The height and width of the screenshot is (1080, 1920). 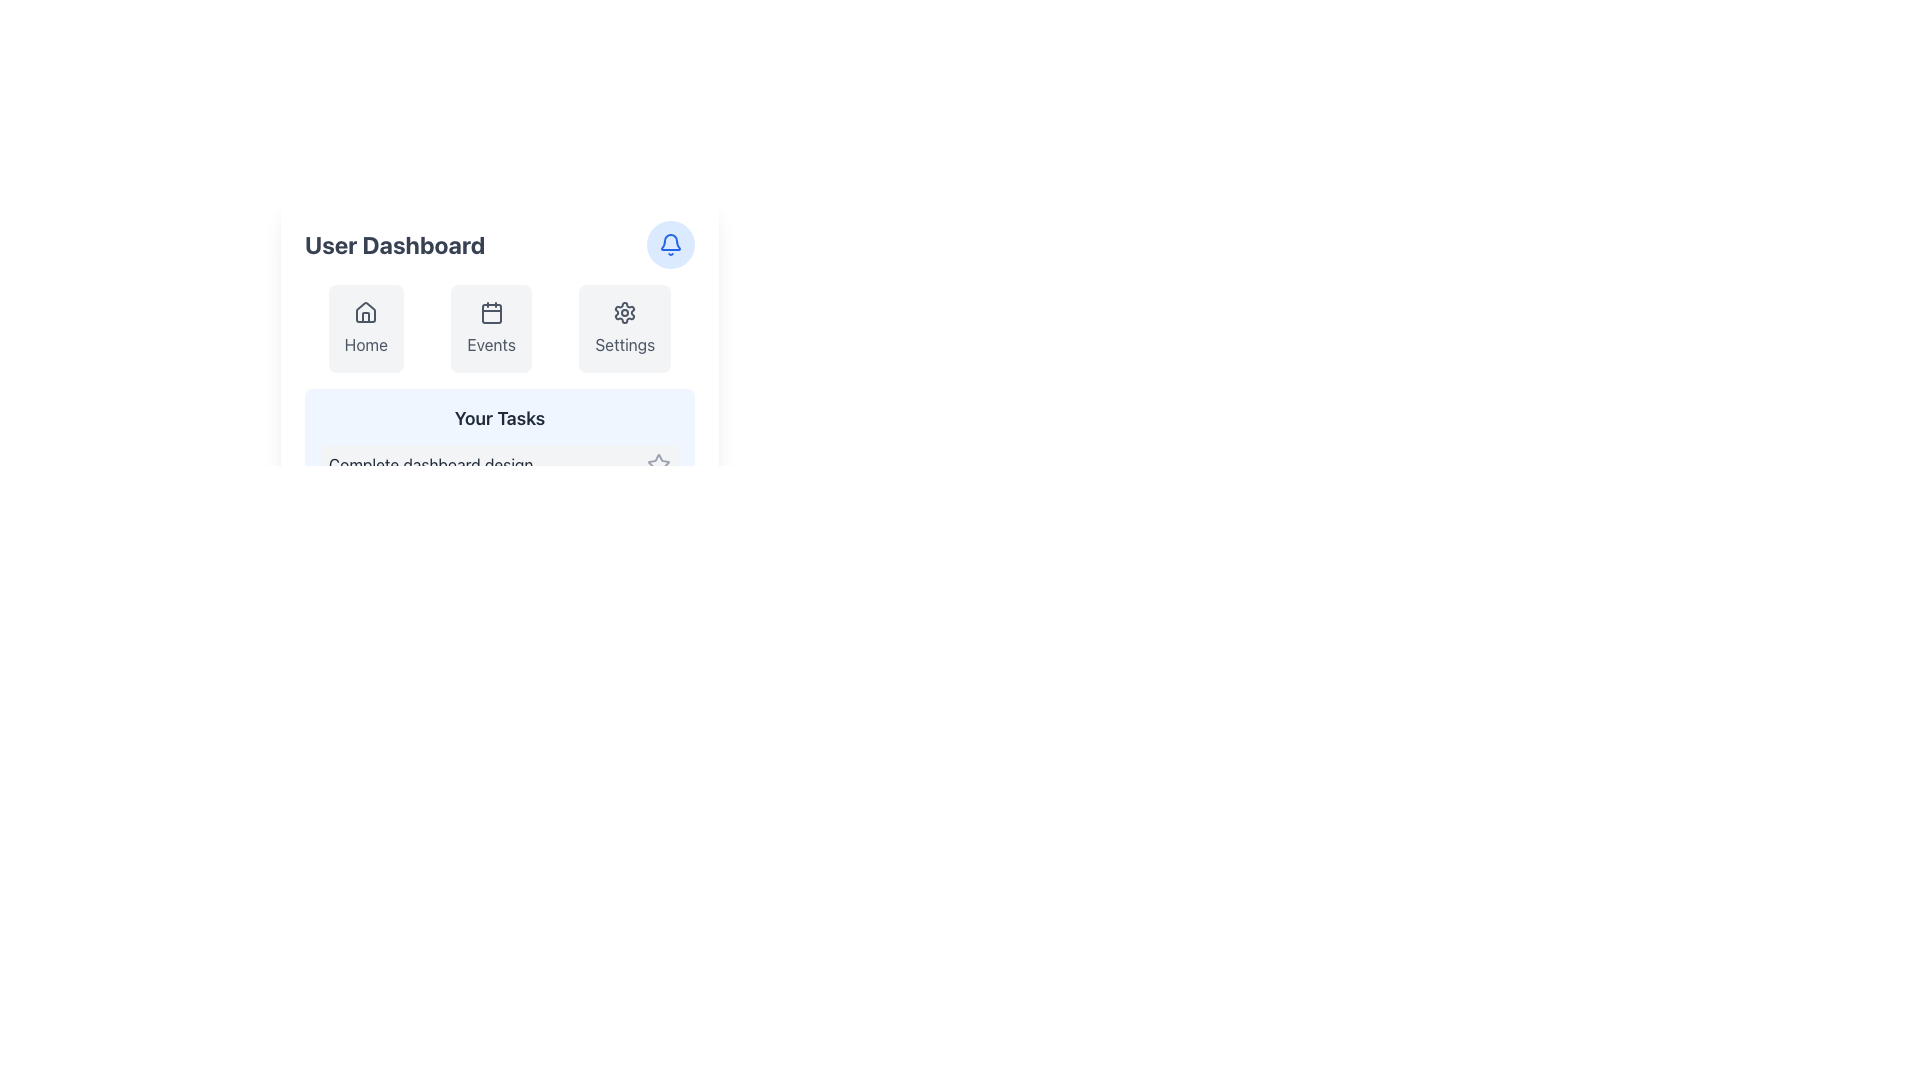 What do you see at coordinates (366, 327) in the screenshot?
I see `the Button-like navigation card located at the top-left corner of the interface to activate hover effects` at bounding box center [366, 327].